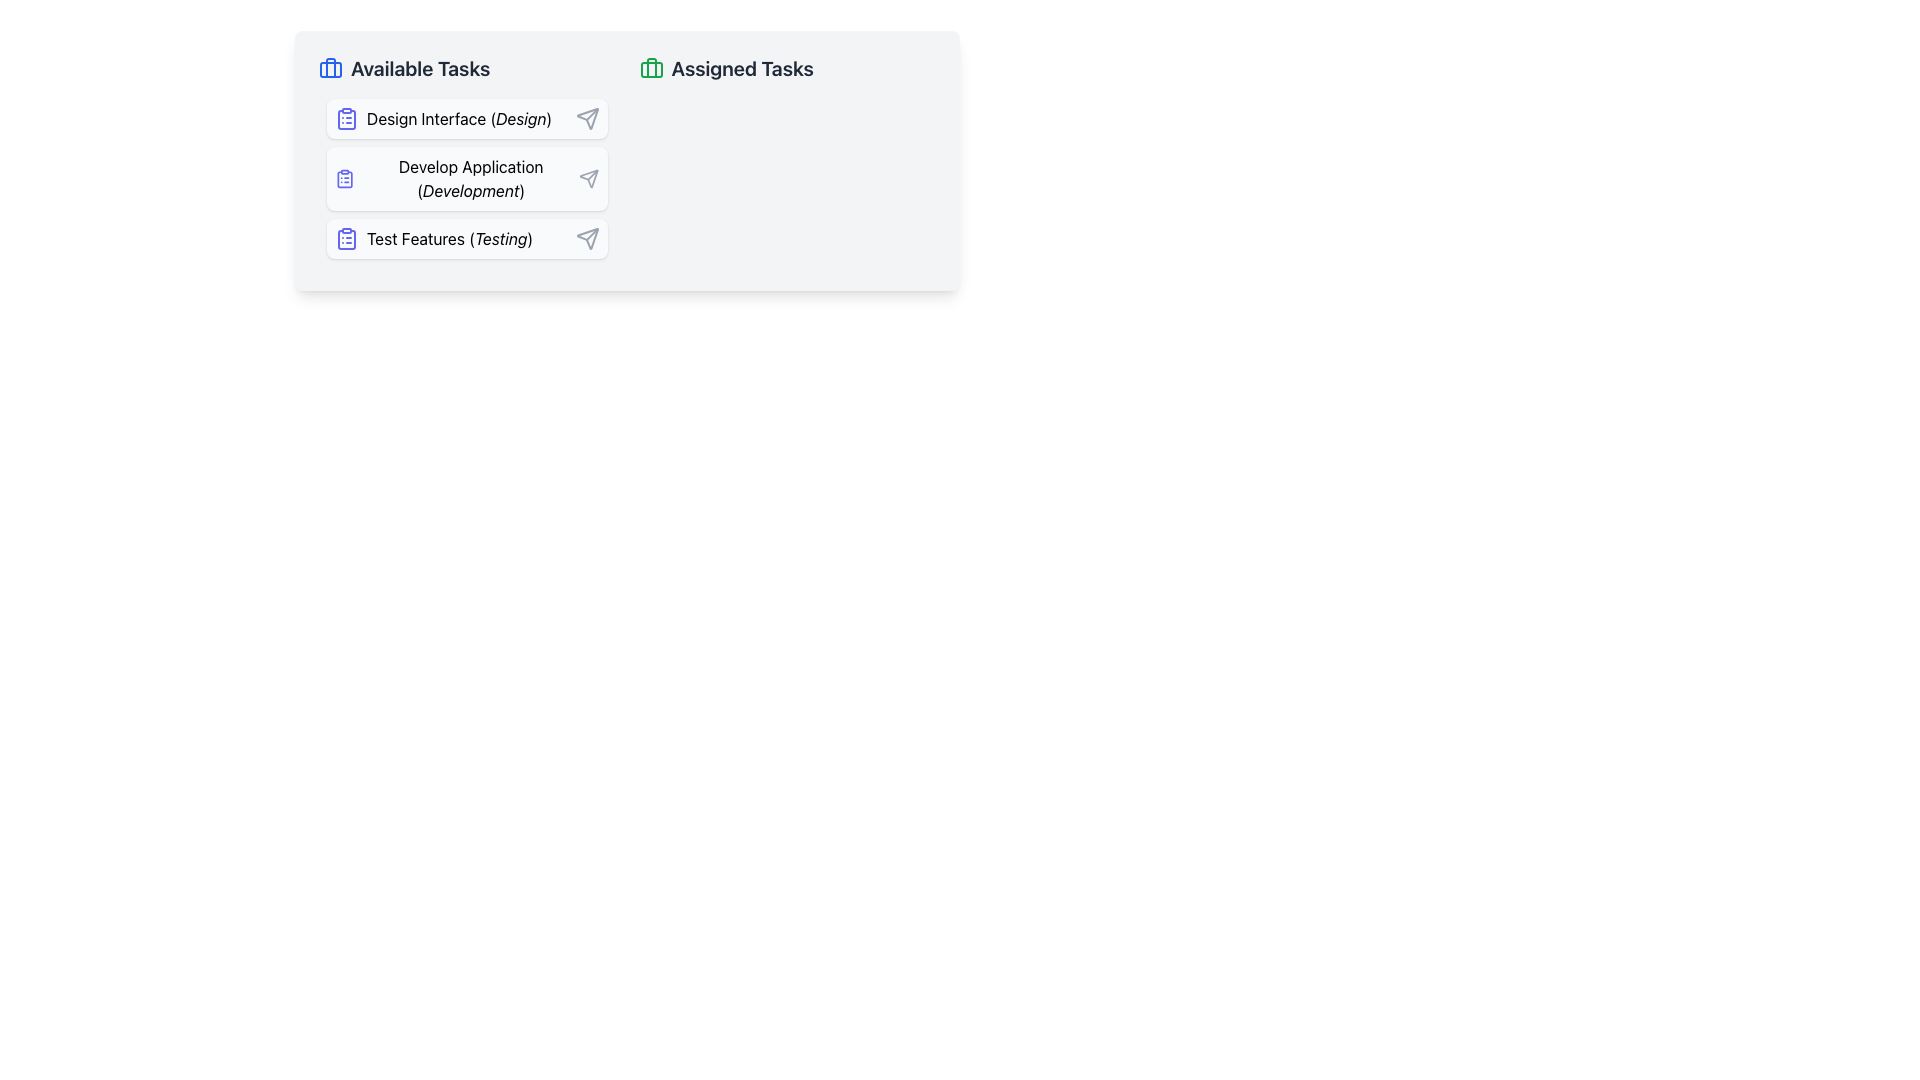 The width and height of the screenshot is (1920, 1080). Describe the element at coordinates (346, 119) in the screenshot. I see `the task item icon representing 'Design Interface', which is the first item in the 'Available Tasks' section` at that location.